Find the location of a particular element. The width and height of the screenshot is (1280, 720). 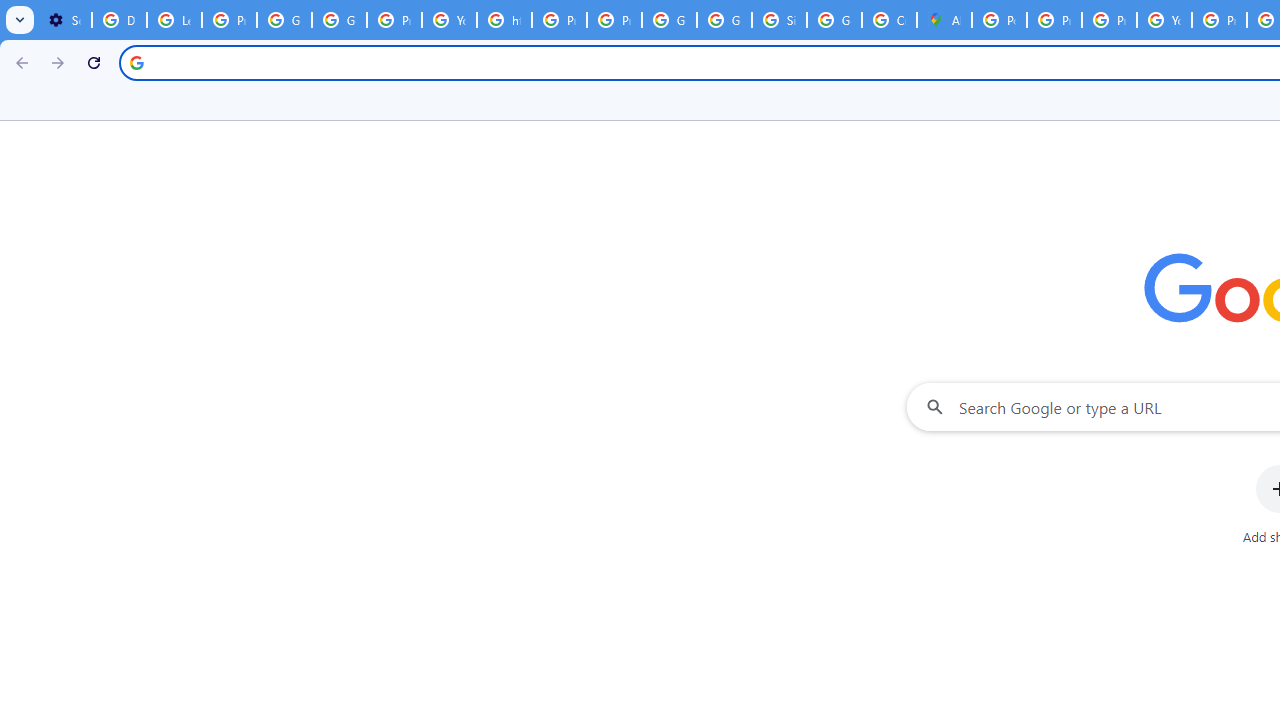

'Google Account Help' is located at coordinates (283, 20).